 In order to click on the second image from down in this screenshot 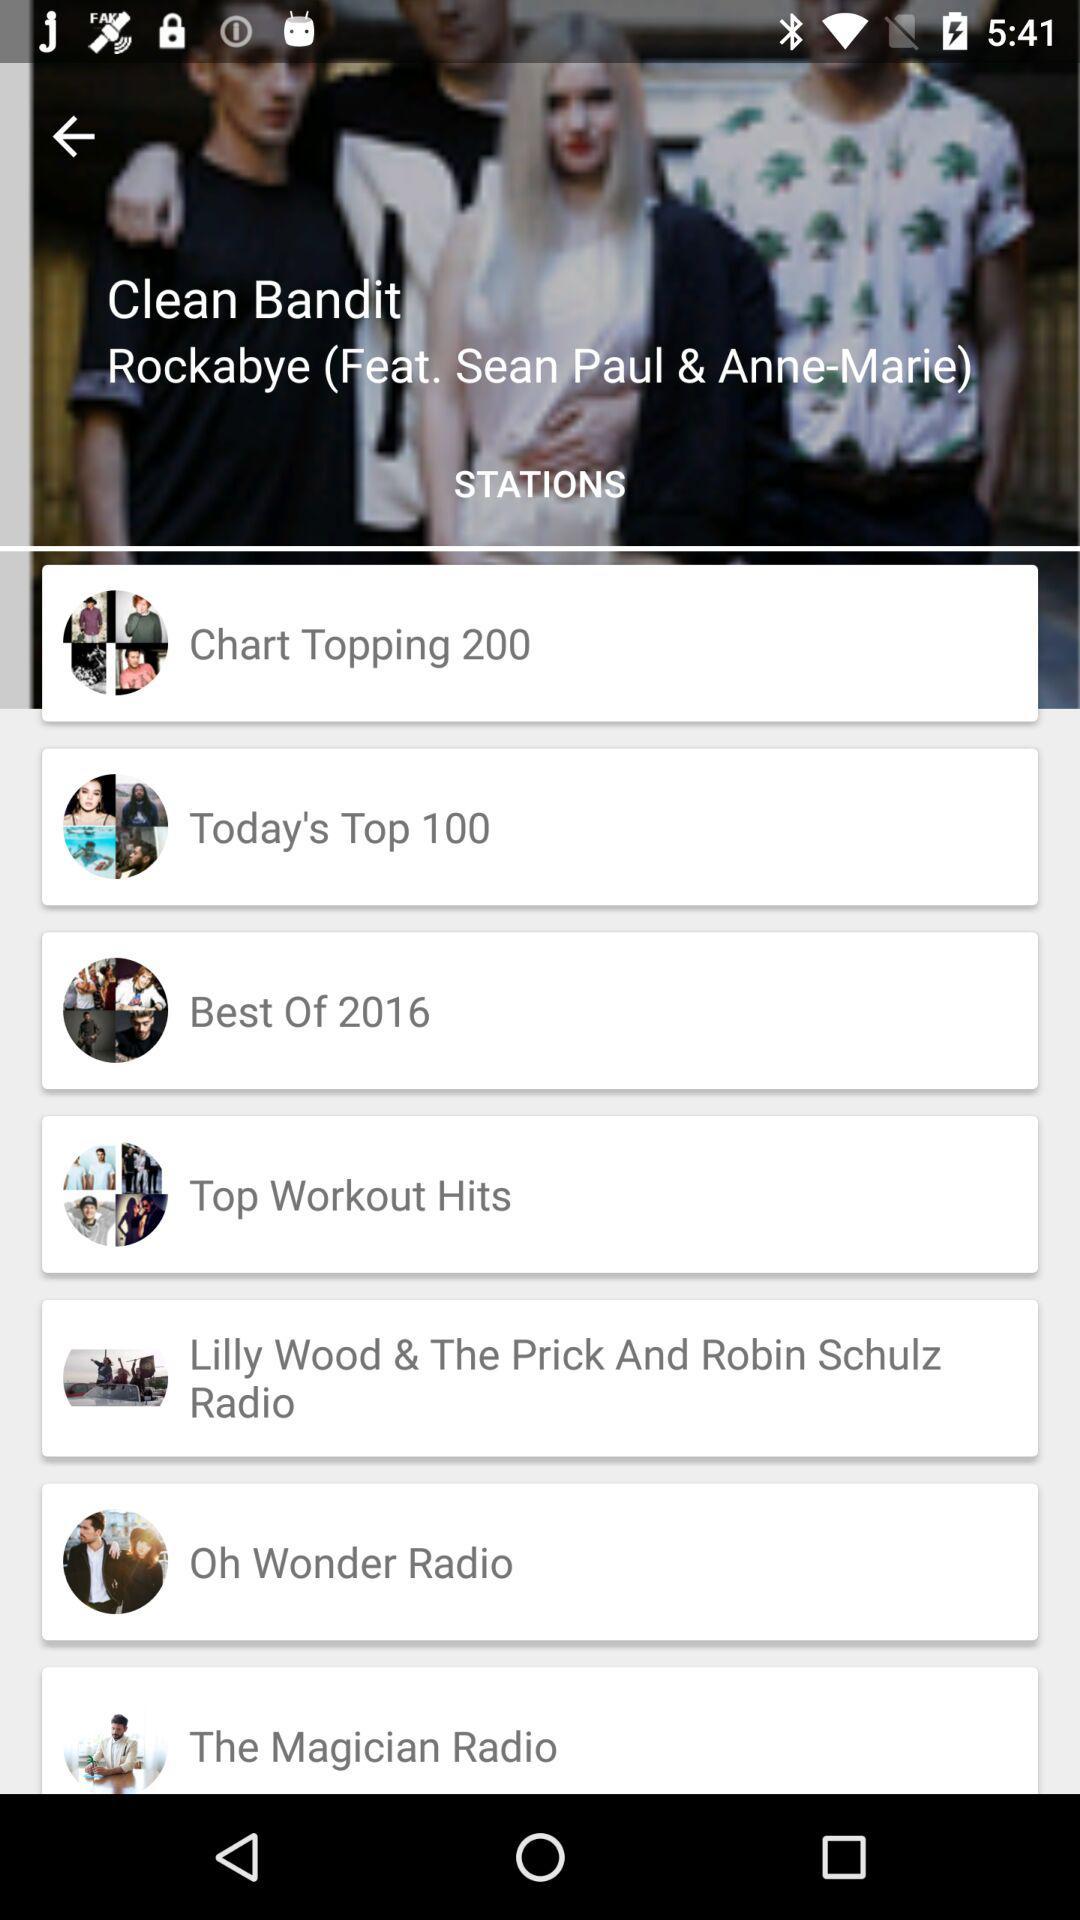, I will do `click(115, 1560)`.